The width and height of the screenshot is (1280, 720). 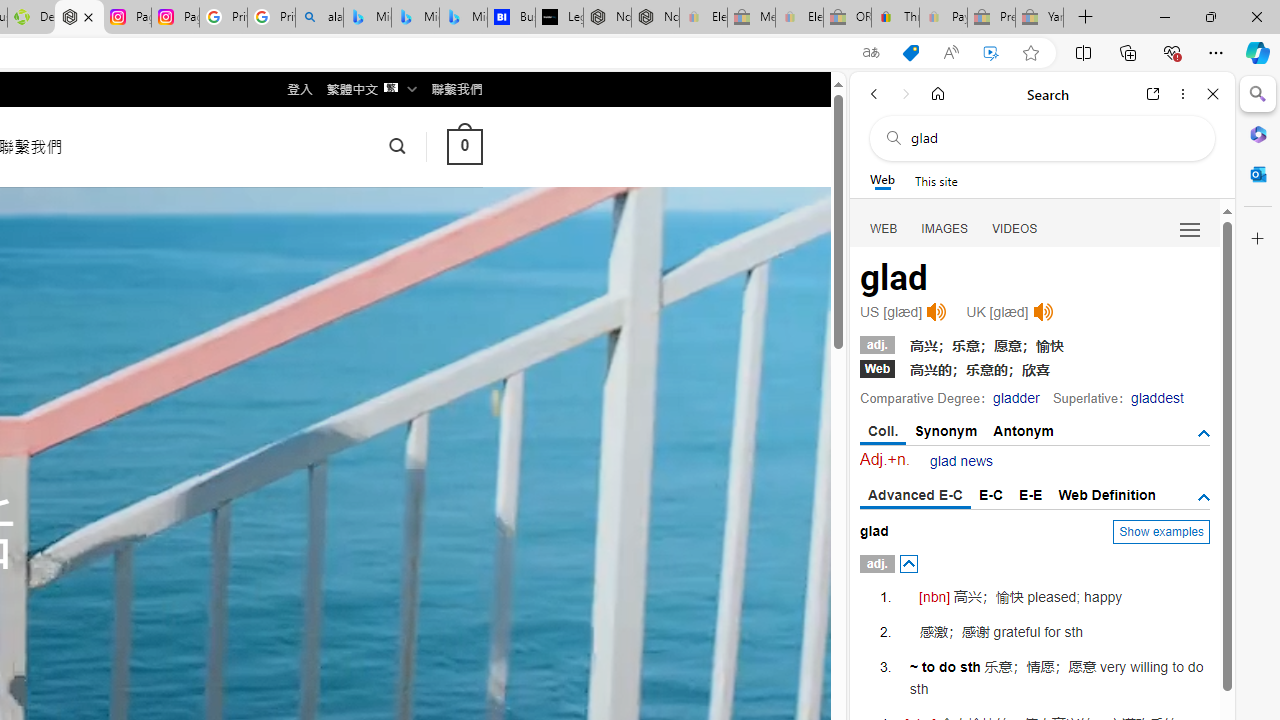 What do you see at coordinates (463, 145) in the screenshot?
I see `'  0  '` at bounding box center [463, 145].